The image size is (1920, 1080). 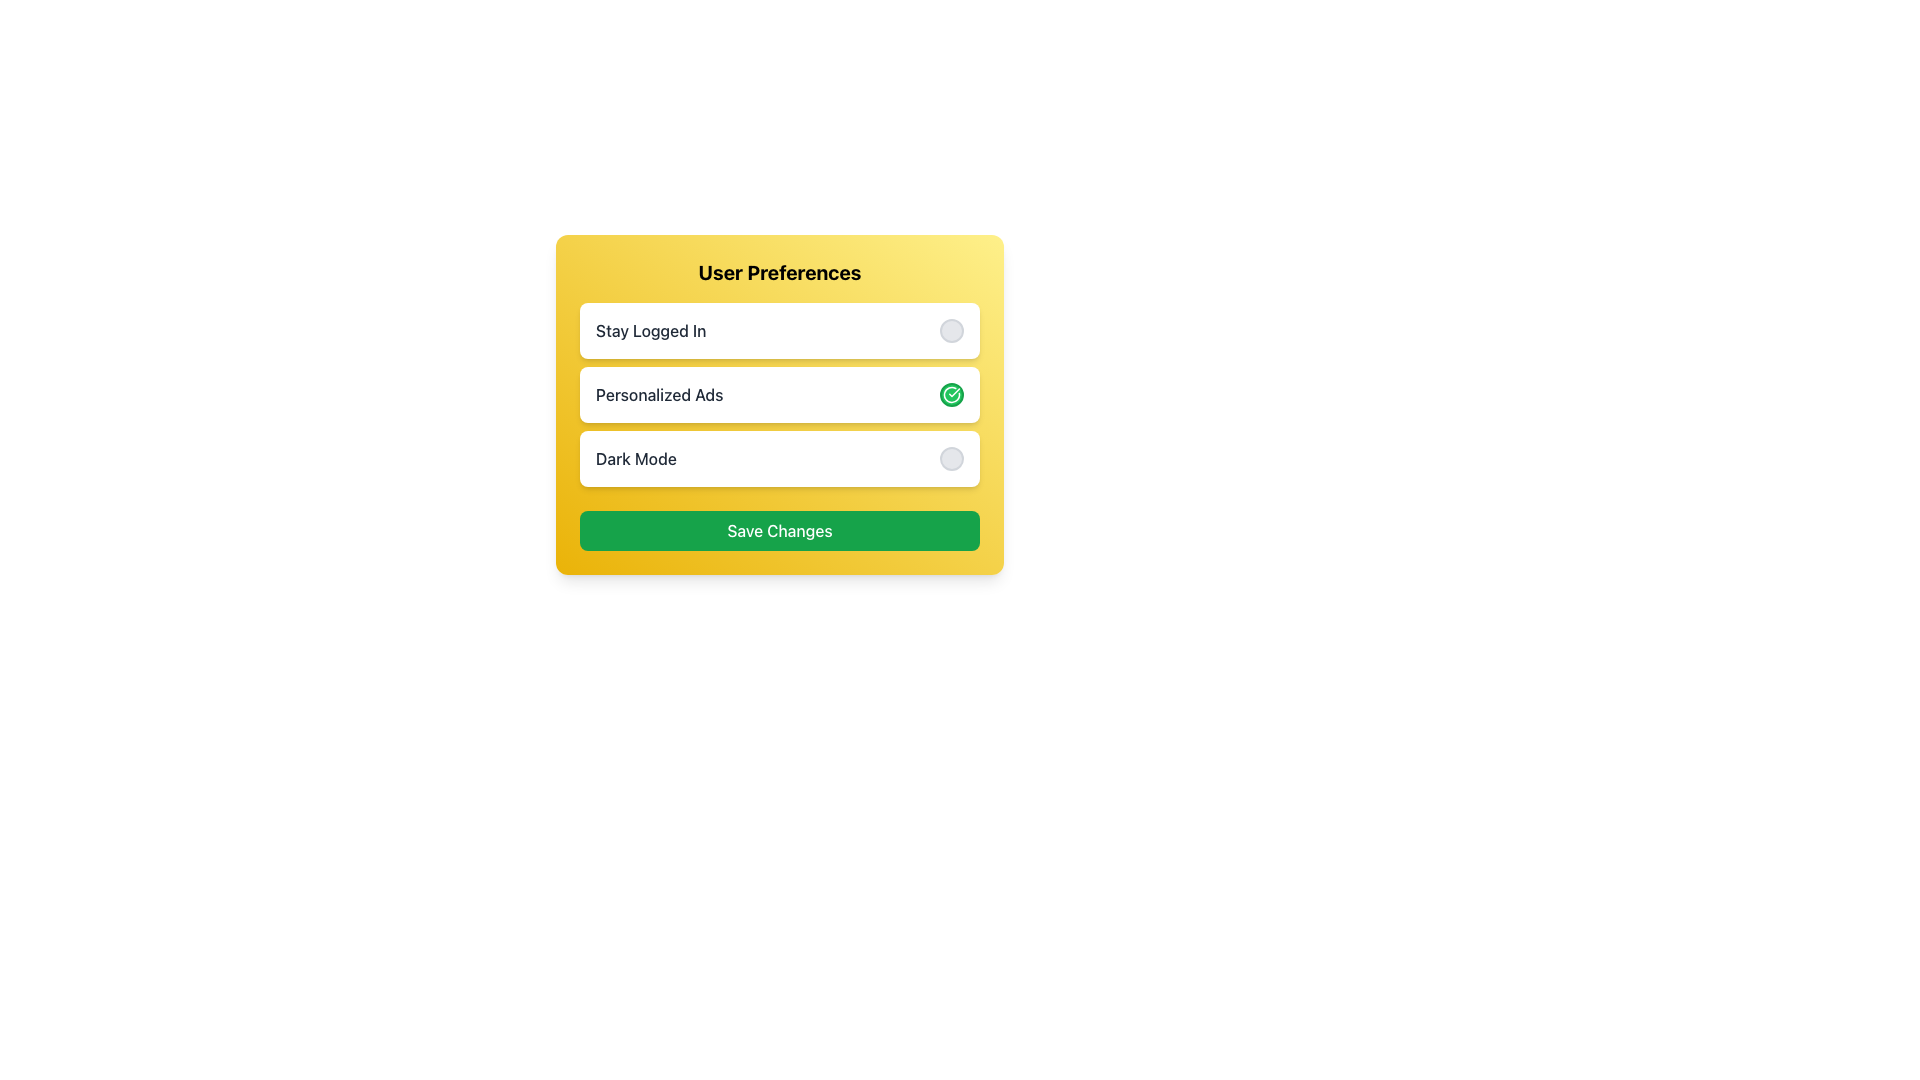 I want to click on the 'Save Changes' button, which is a green rectangular button with rounded corners located at the bottom of the 'User Preferences' card layout, so click(x=778, y=530).